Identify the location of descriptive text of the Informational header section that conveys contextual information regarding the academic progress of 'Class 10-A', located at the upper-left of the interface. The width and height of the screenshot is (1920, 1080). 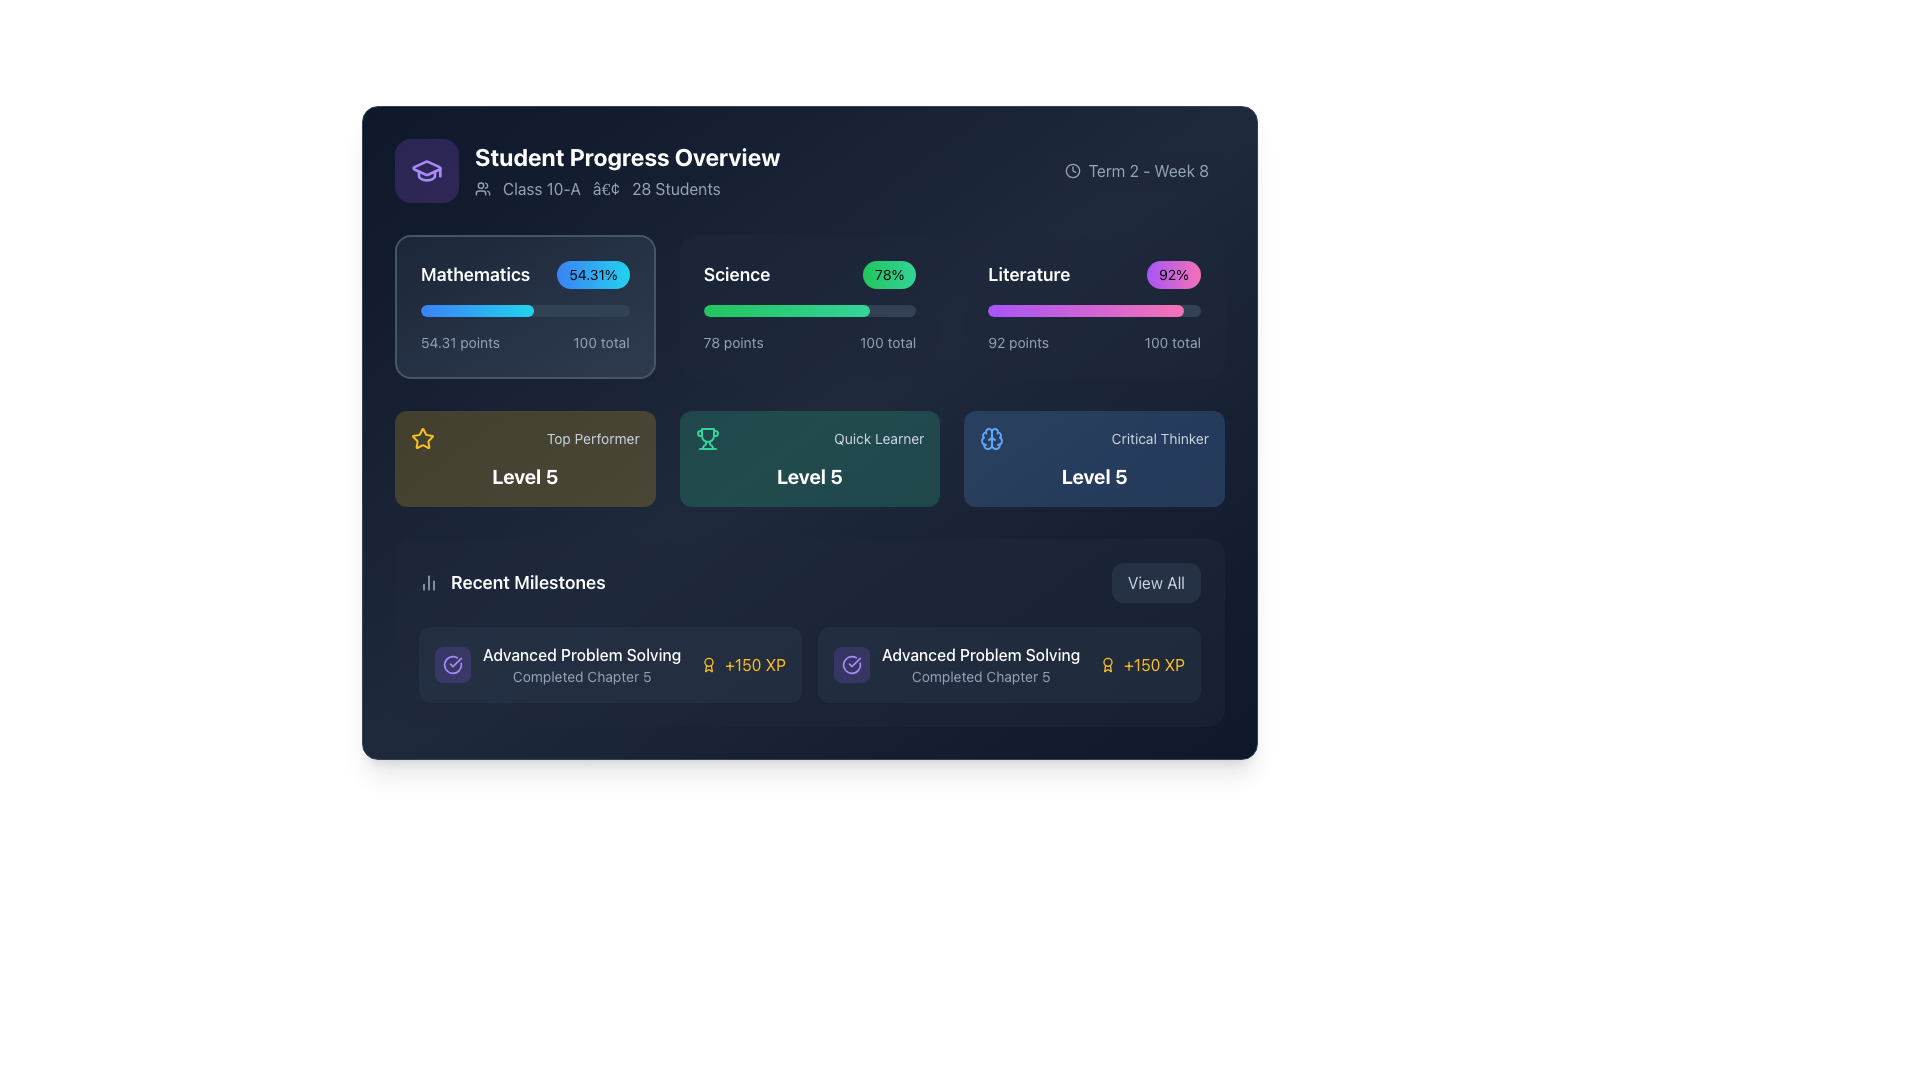
(586, 169).